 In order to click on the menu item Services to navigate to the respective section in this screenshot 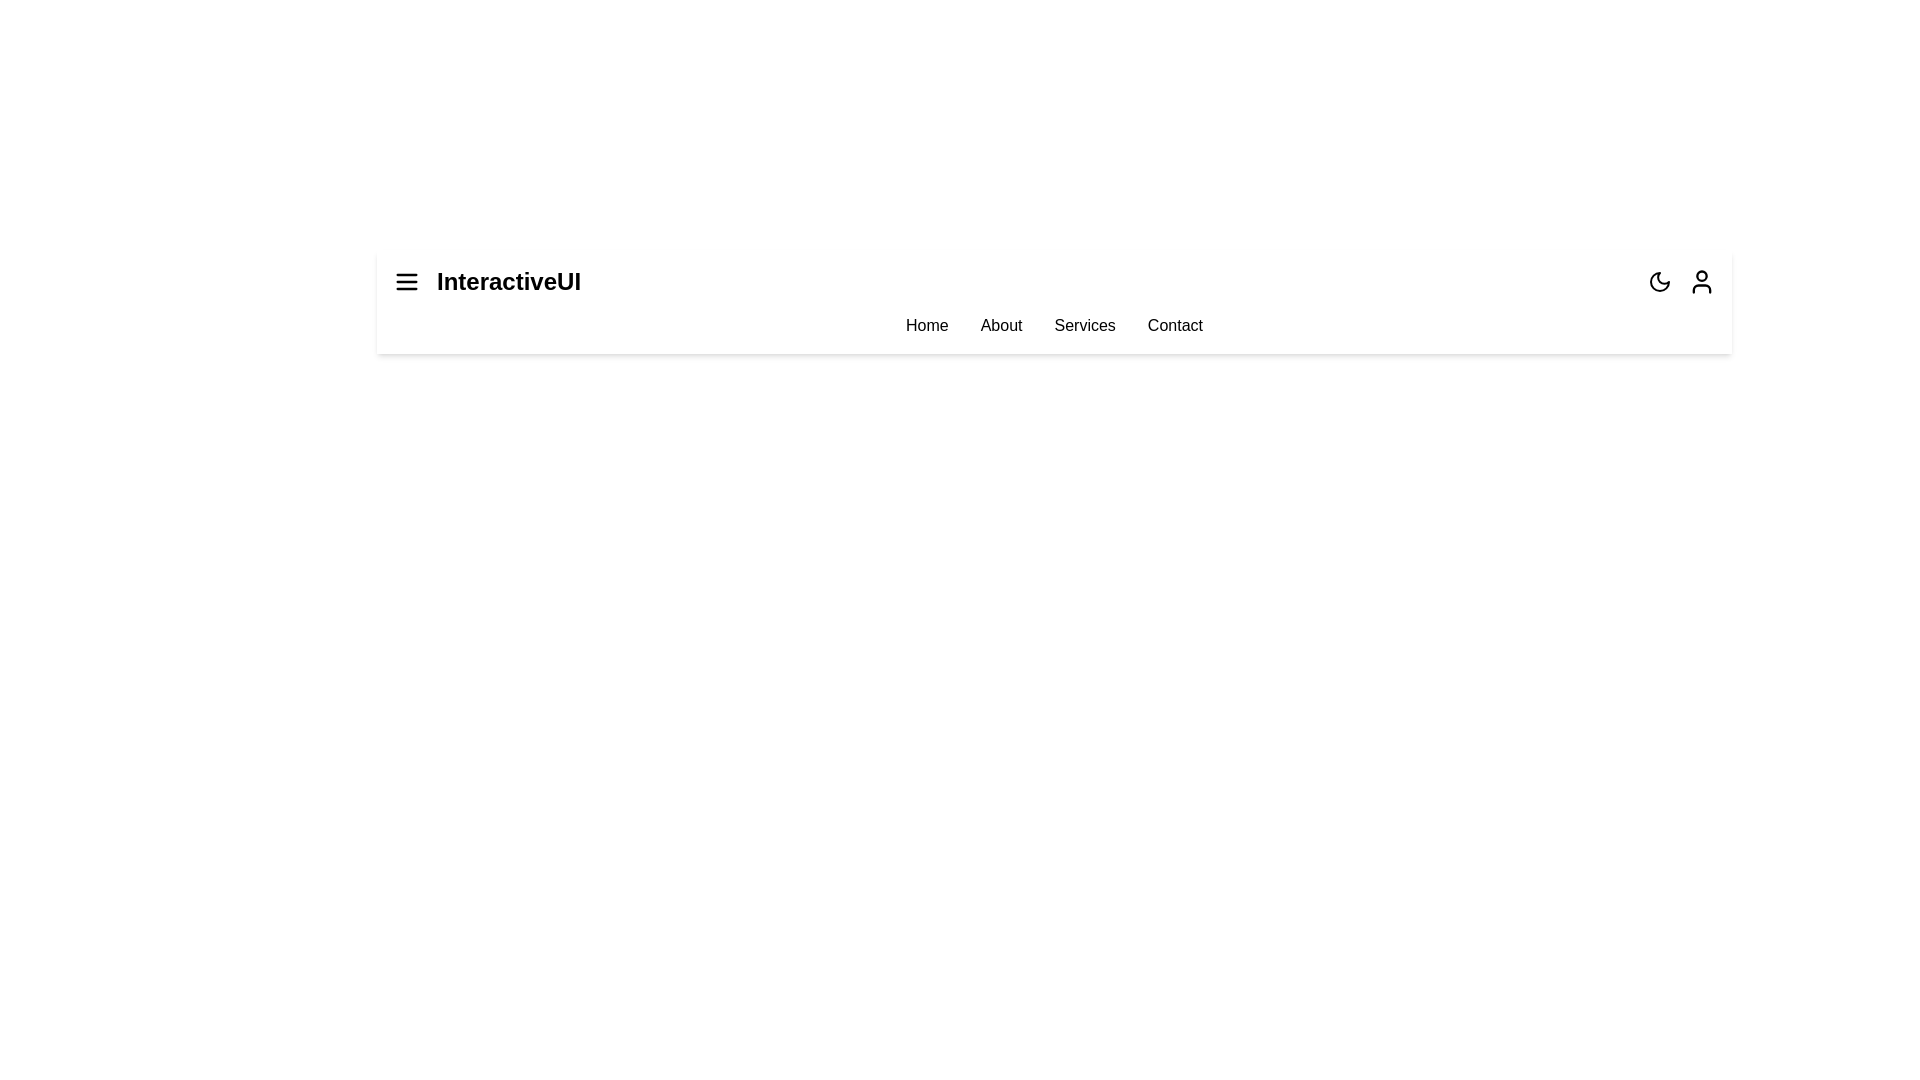, I will do `click(1083, 325)`.